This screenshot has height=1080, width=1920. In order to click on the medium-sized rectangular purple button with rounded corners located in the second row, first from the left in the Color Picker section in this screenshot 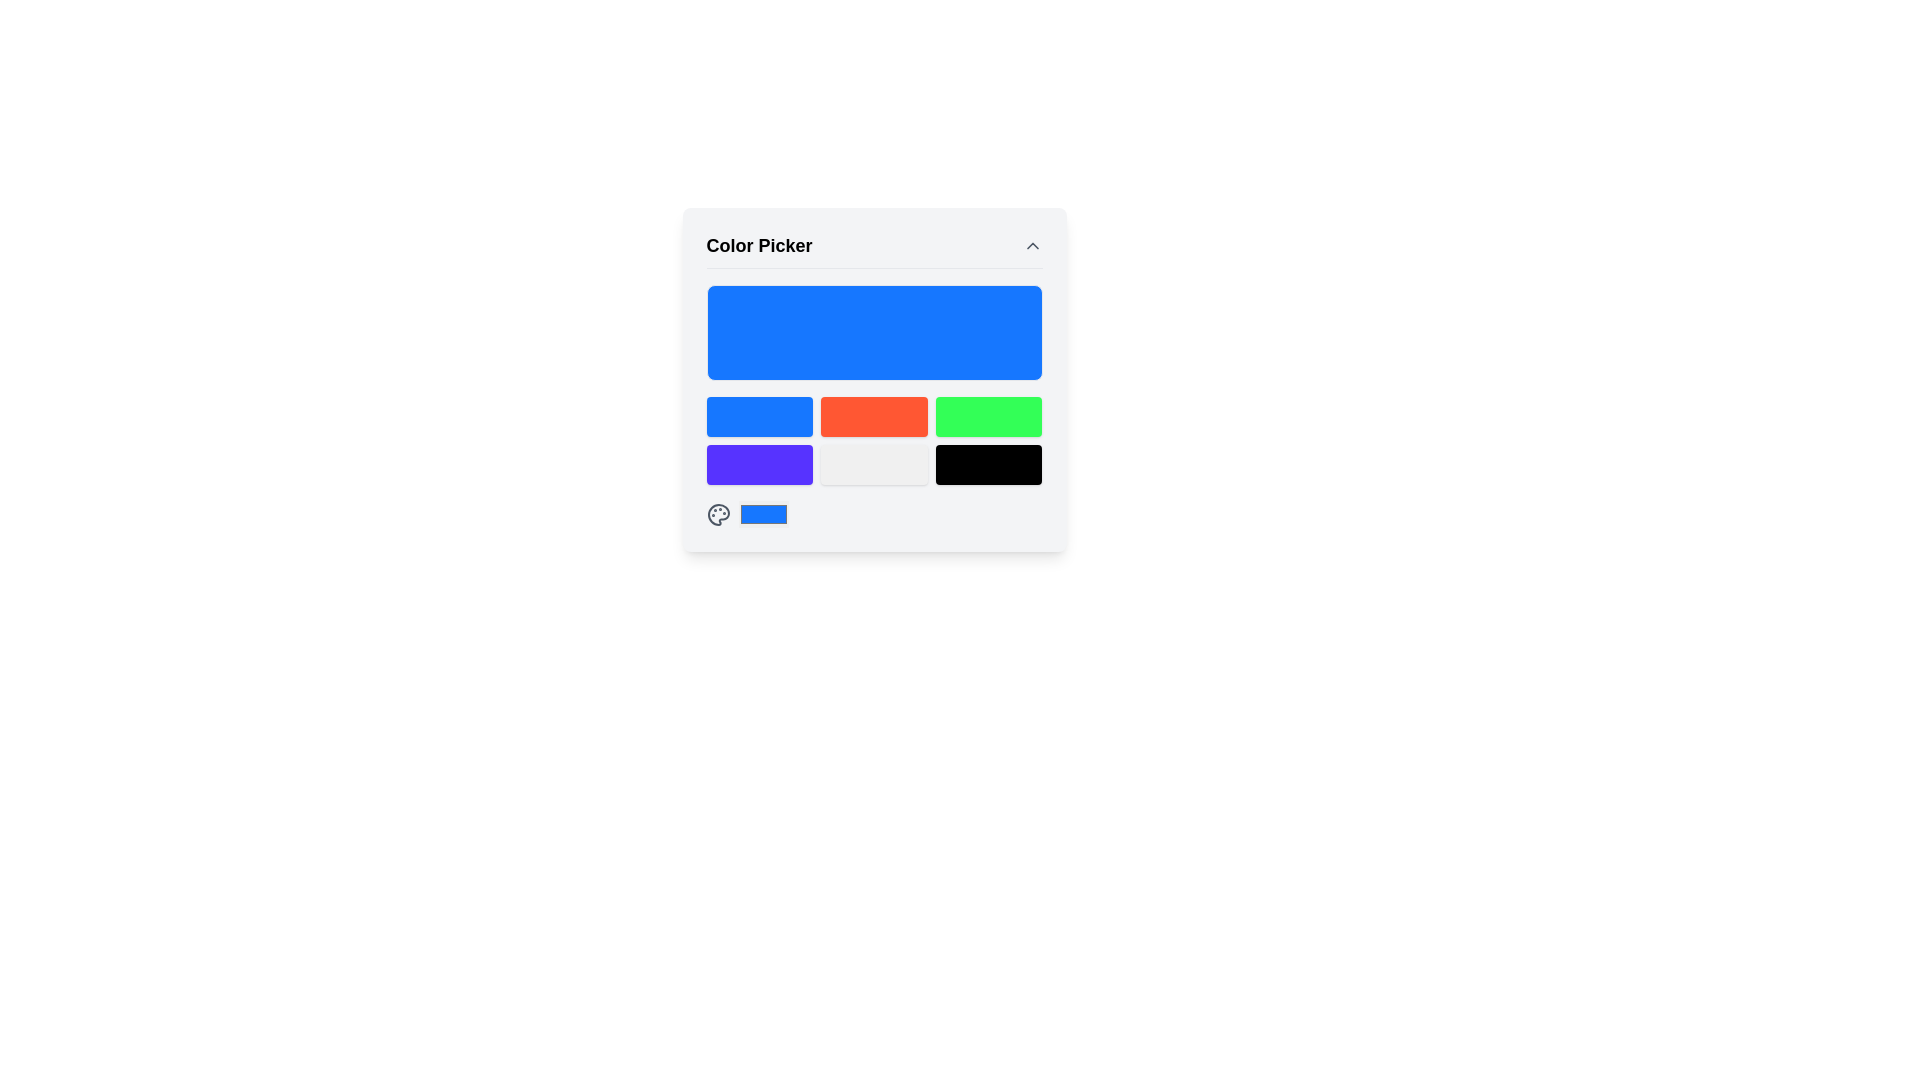, I will do `click(758, 465)`.